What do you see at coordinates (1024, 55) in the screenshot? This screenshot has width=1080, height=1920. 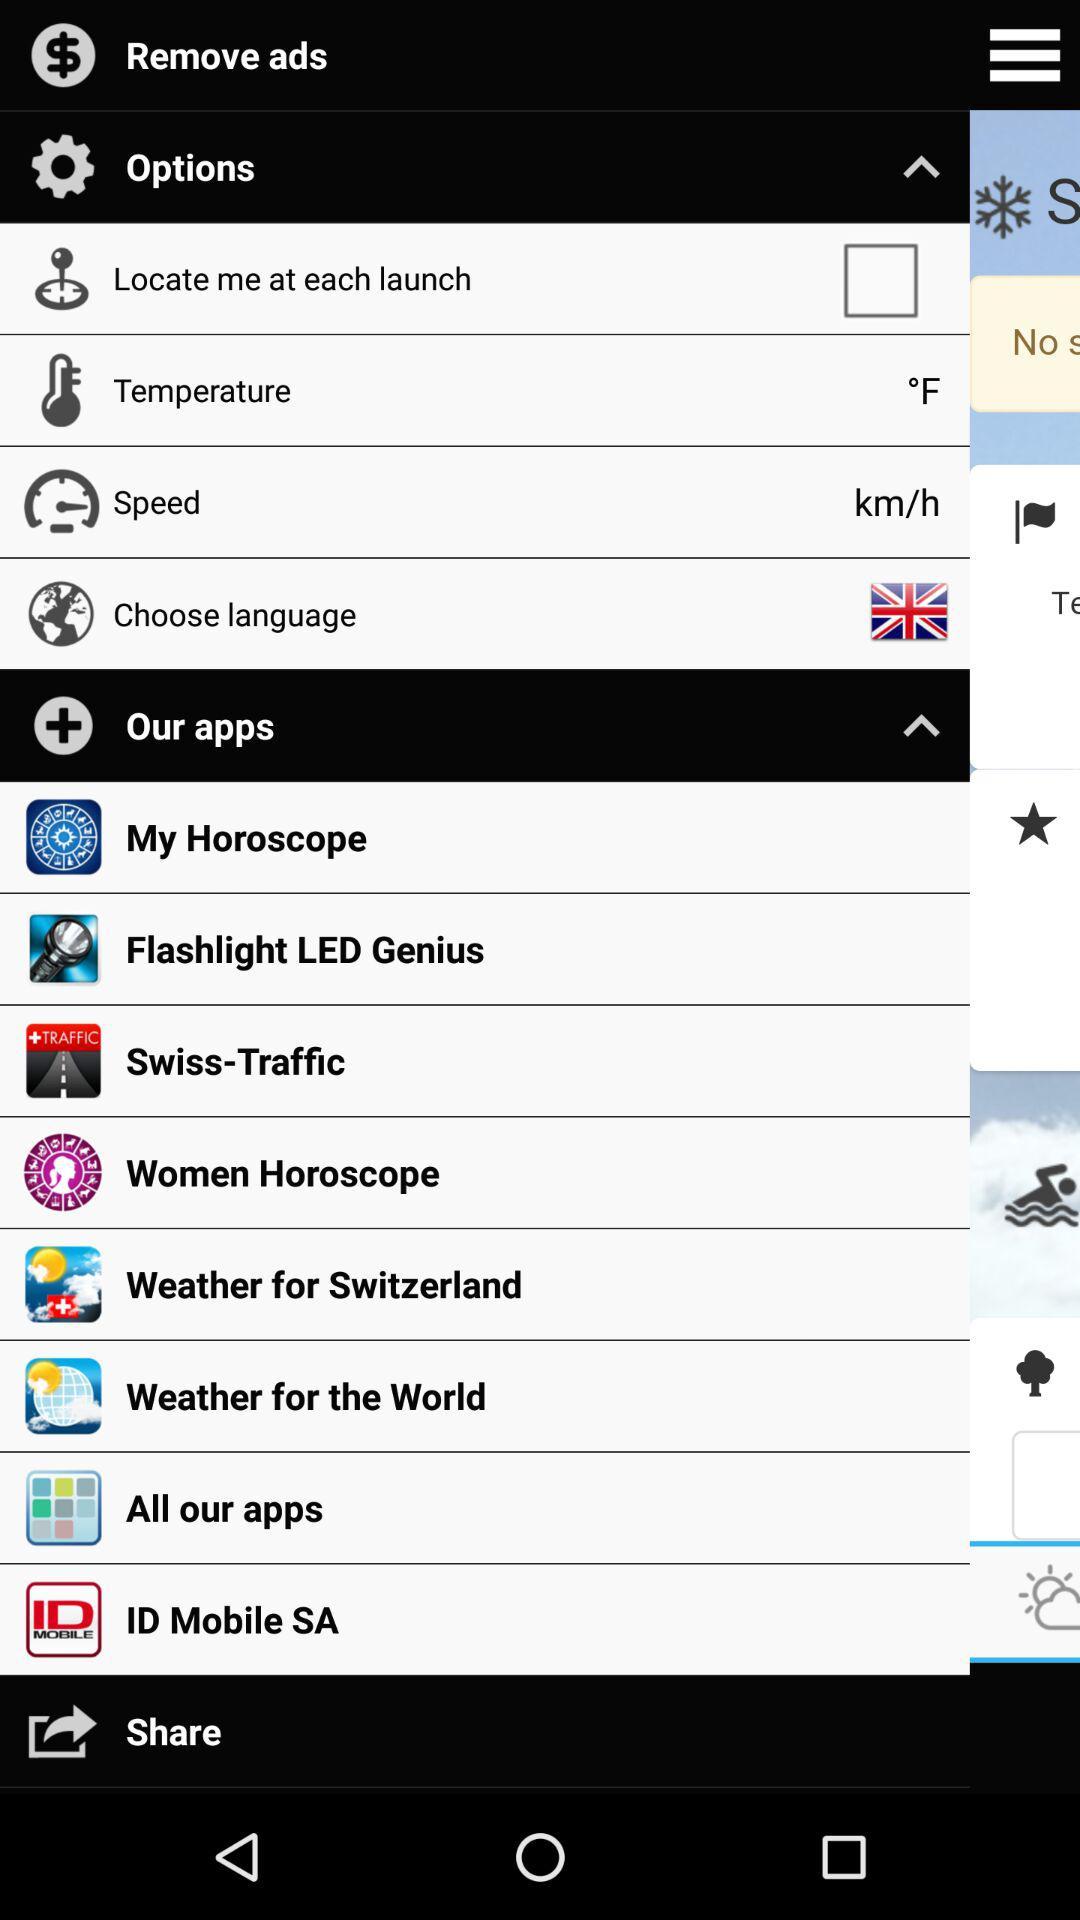 I see `main menu option` at bounding box center [1024, 55].